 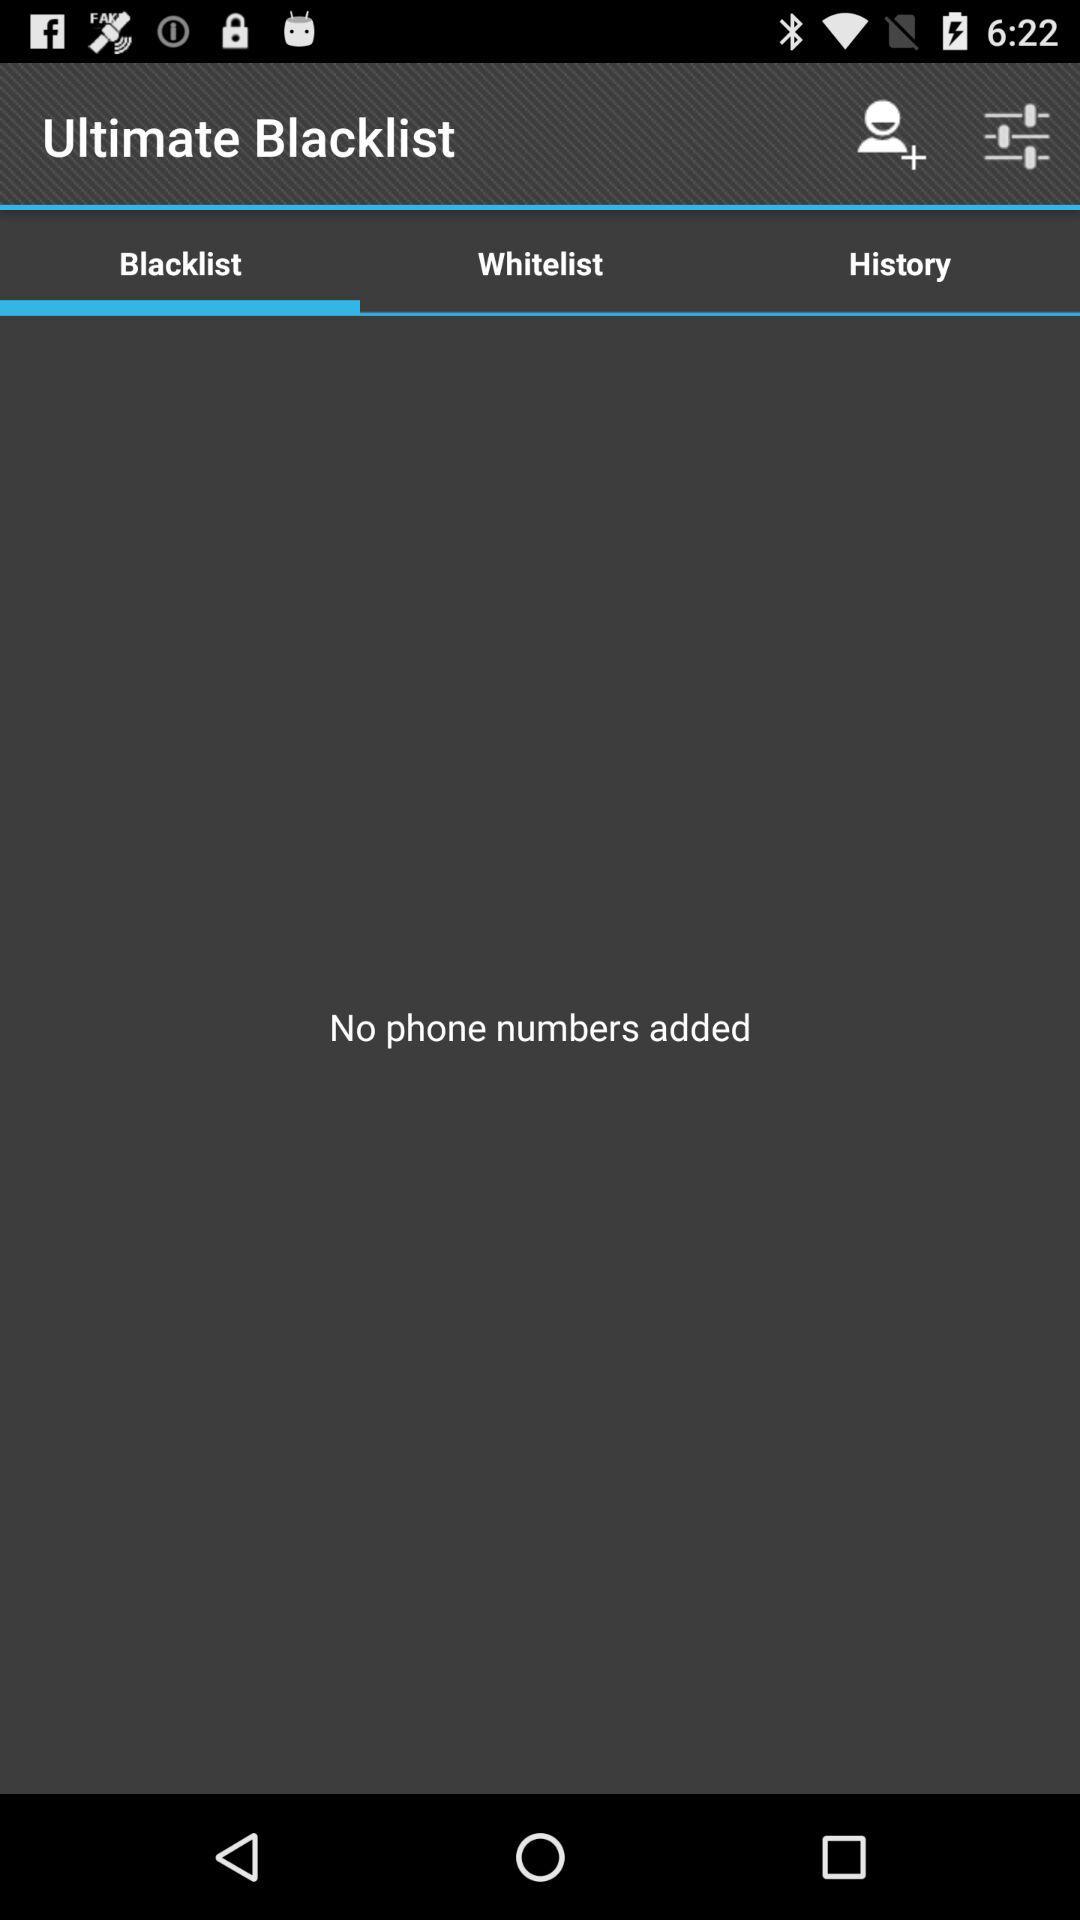 I want to click on item next to the whitelist, so click(x=898, y=261).